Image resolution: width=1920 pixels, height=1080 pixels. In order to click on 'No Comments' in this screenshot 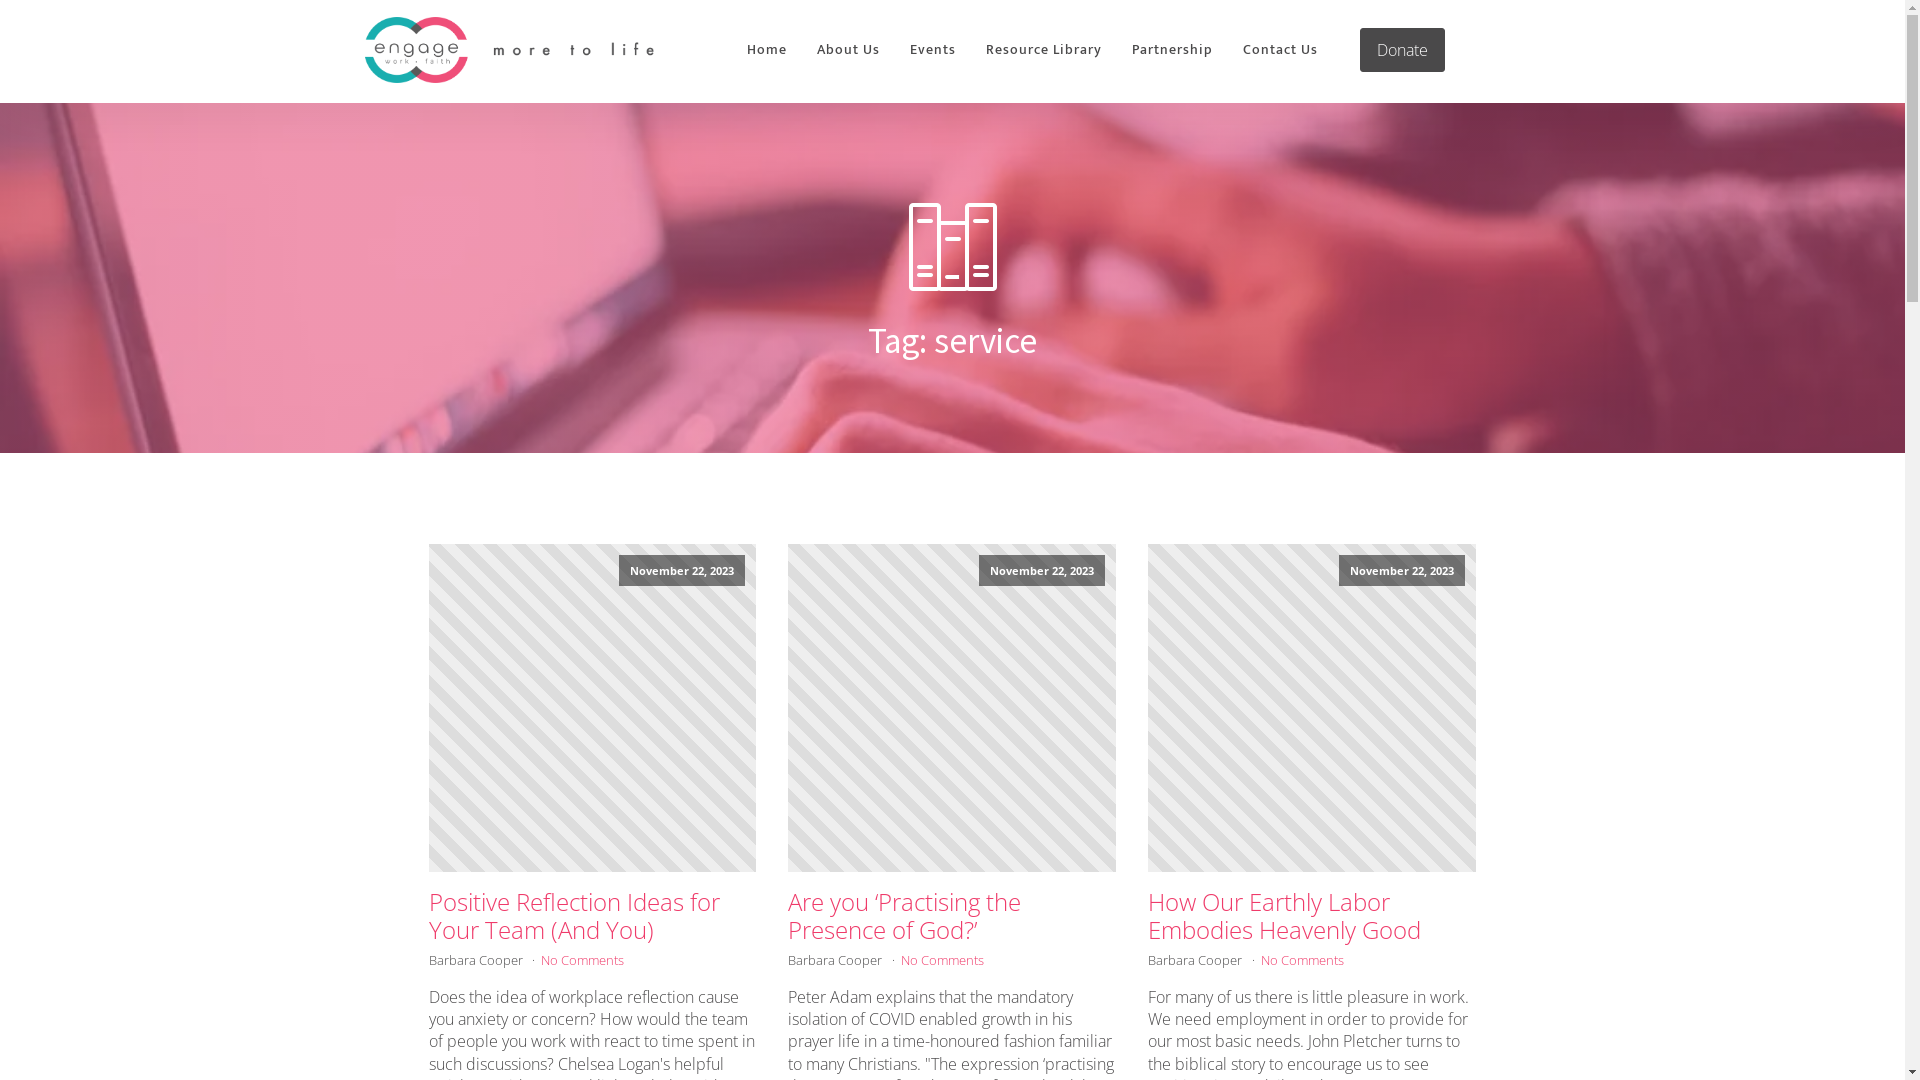, I will do `click(941, 959)`.